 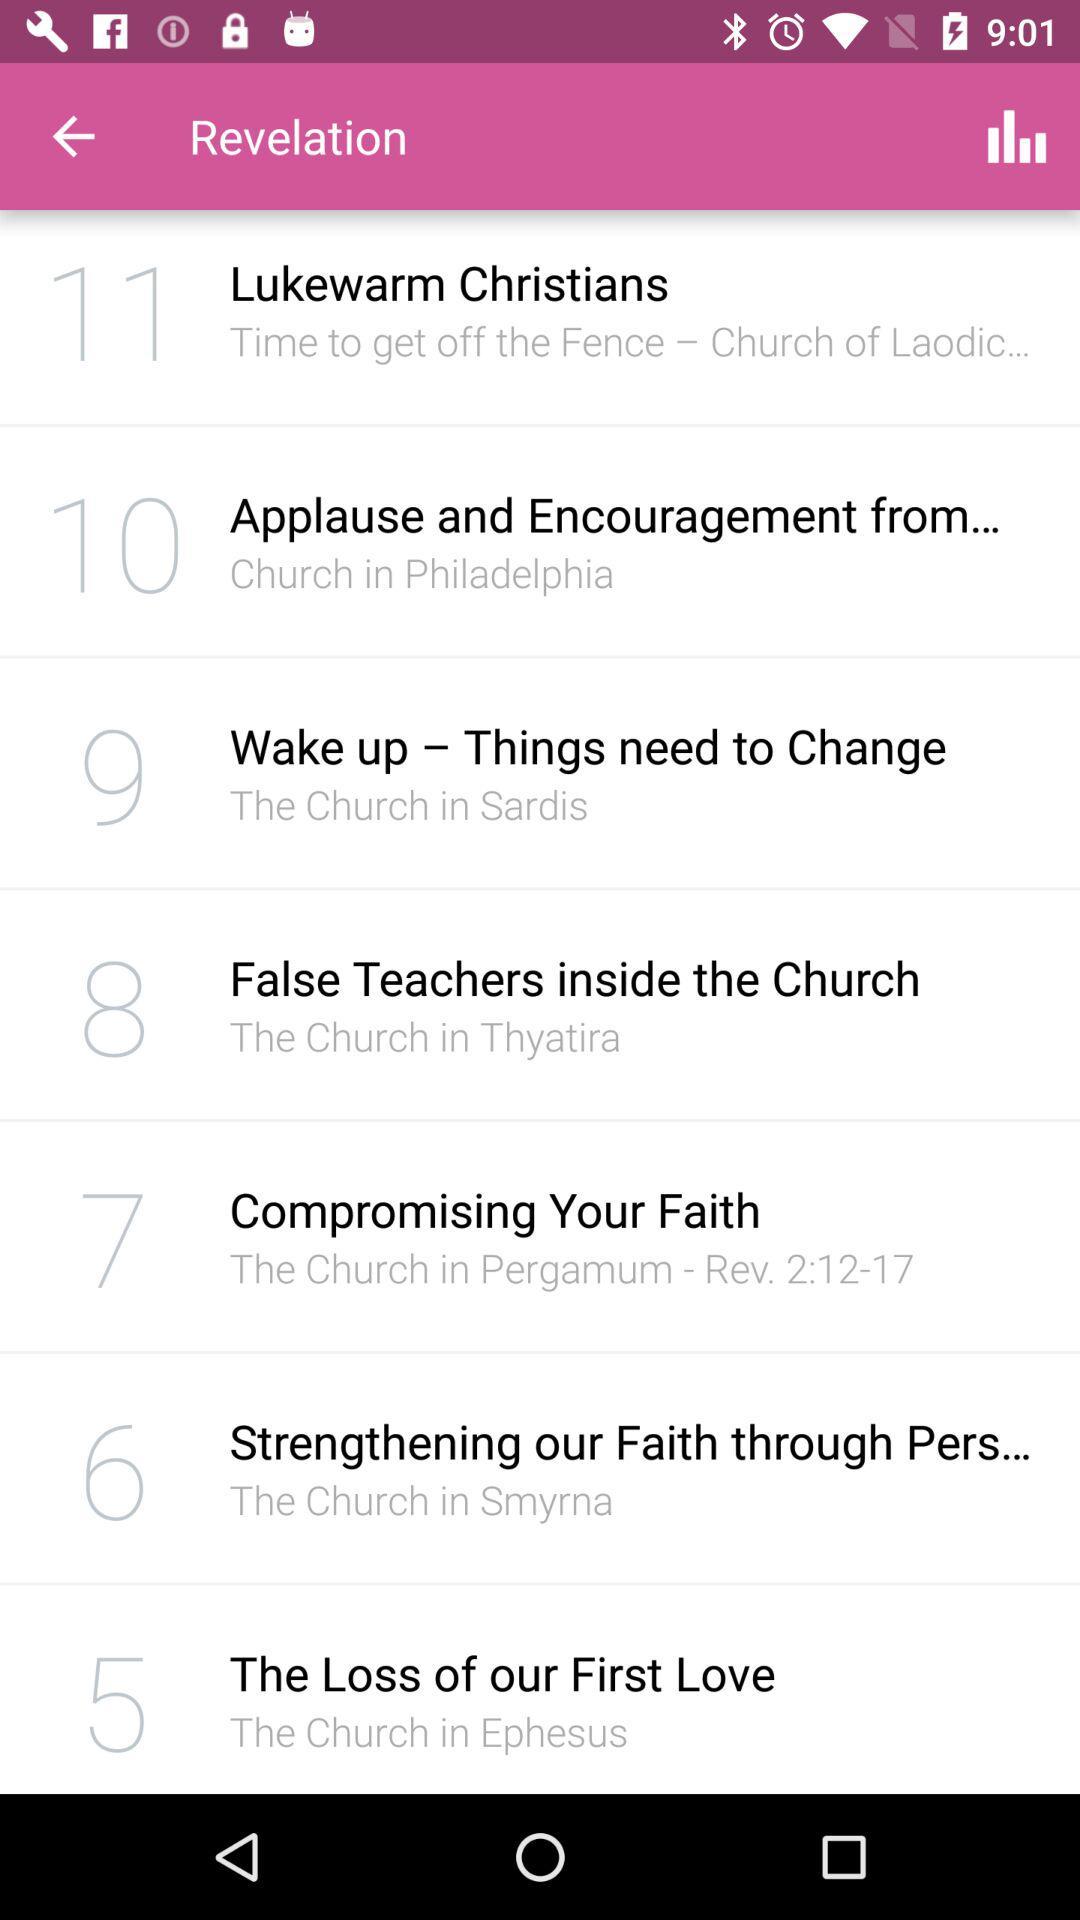 I want to click on the icon above 11, so click(x=72, y=135).